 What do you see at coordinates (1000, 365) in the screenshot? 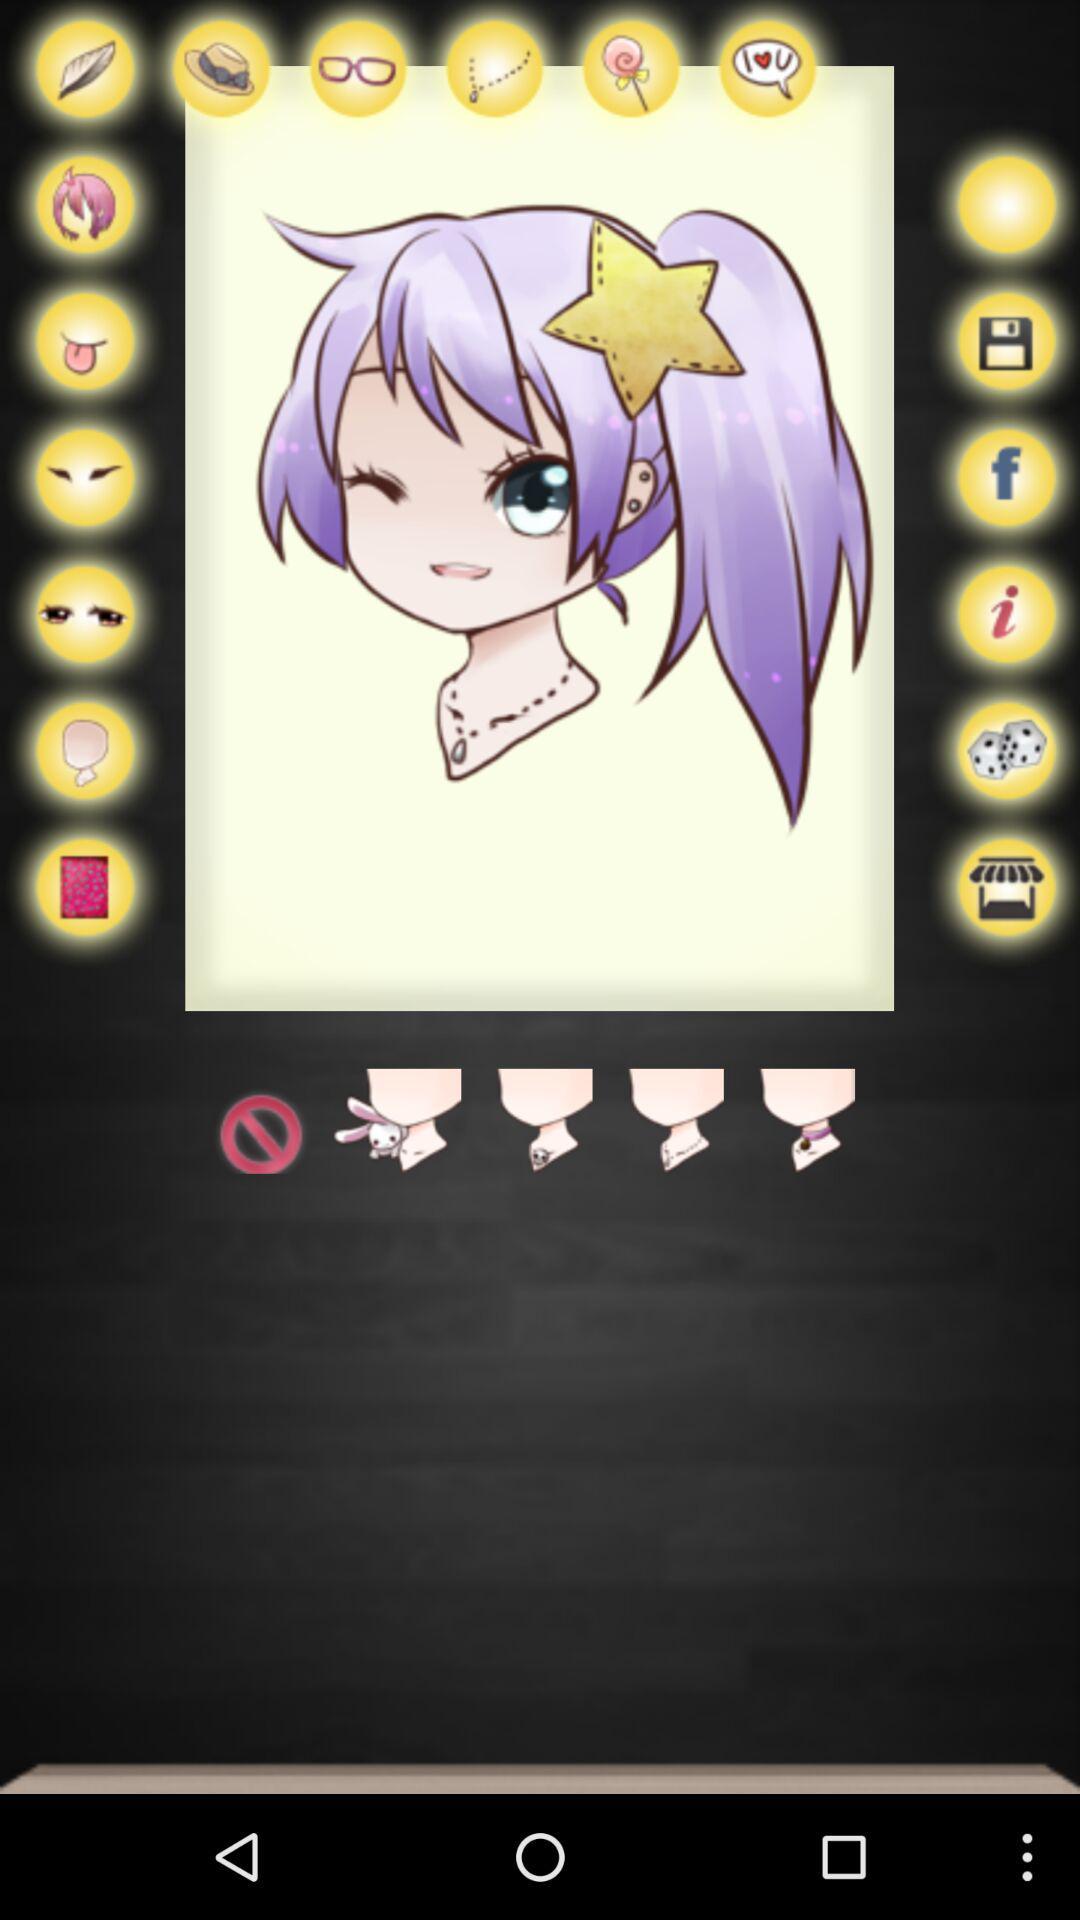
I see `the save icon` at bounding box center [1000, 365].